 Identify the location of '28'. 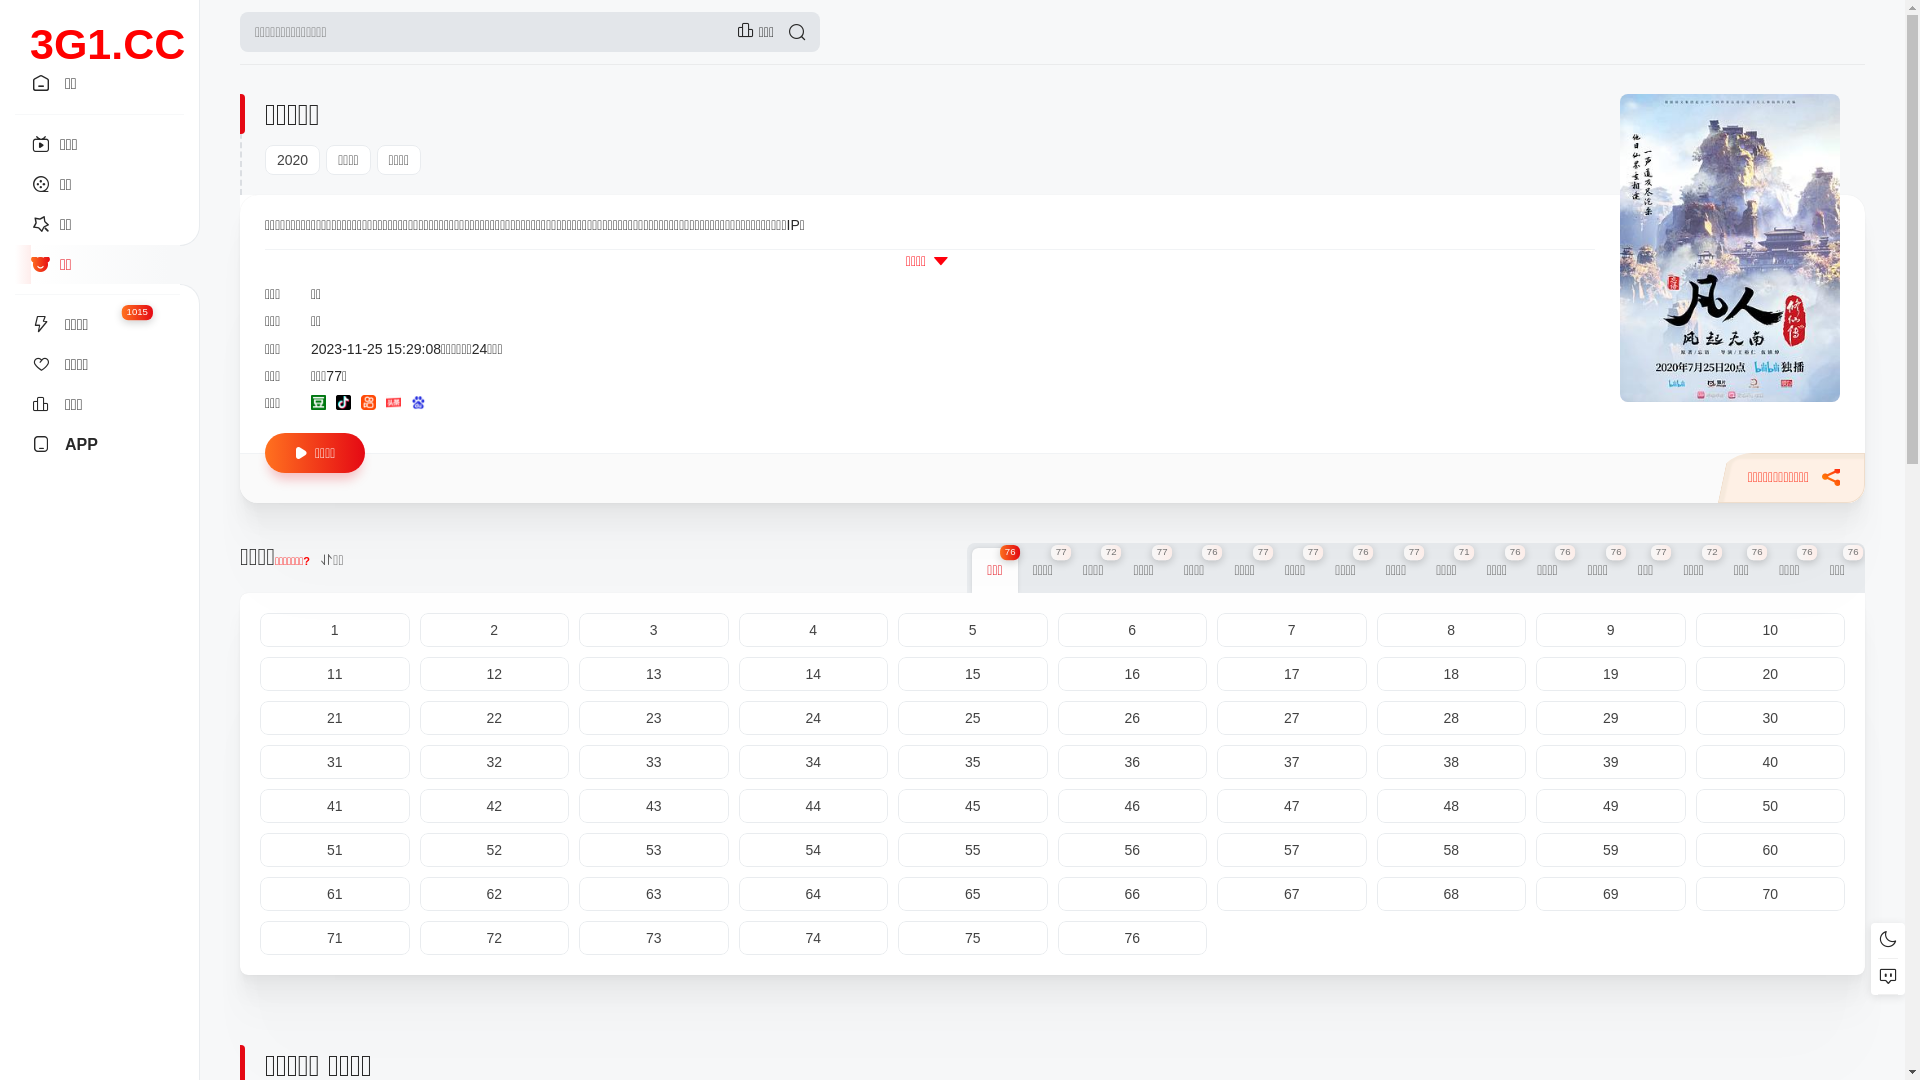
(1450, 716).